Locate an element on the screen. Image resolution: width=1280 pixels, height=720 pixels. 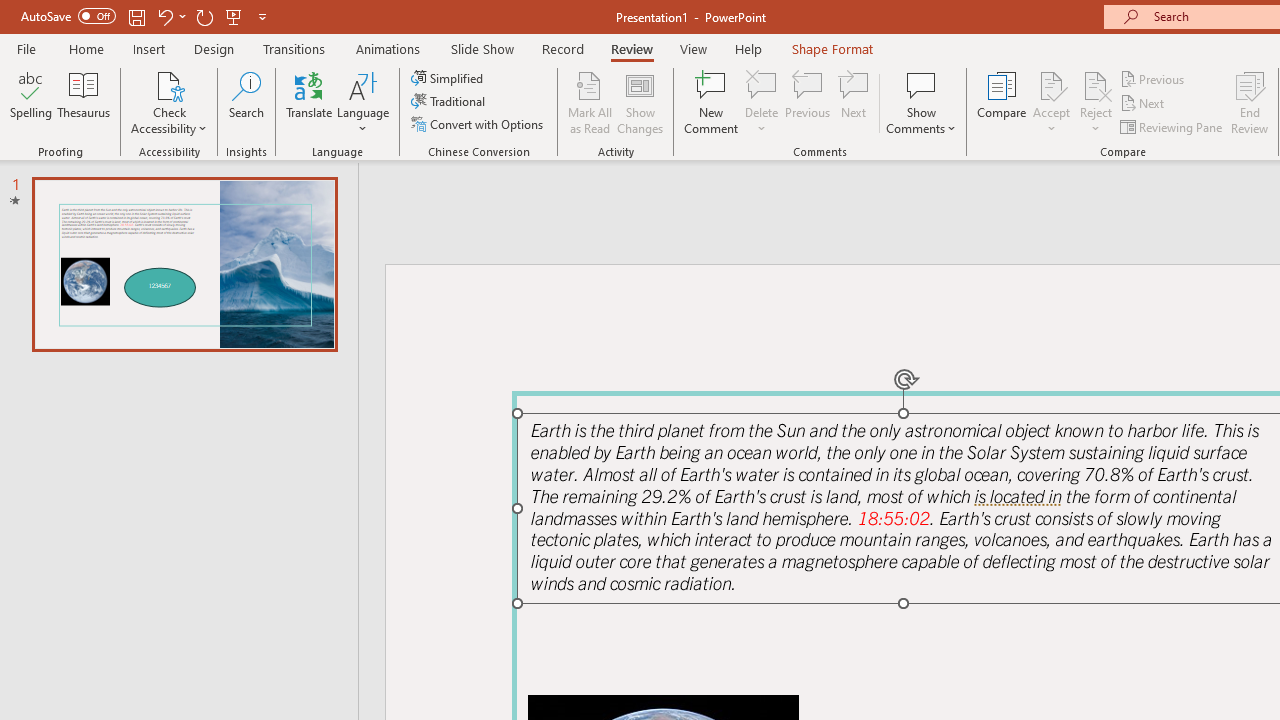
'Thesaurus...' is located at coordinates (82, 103).